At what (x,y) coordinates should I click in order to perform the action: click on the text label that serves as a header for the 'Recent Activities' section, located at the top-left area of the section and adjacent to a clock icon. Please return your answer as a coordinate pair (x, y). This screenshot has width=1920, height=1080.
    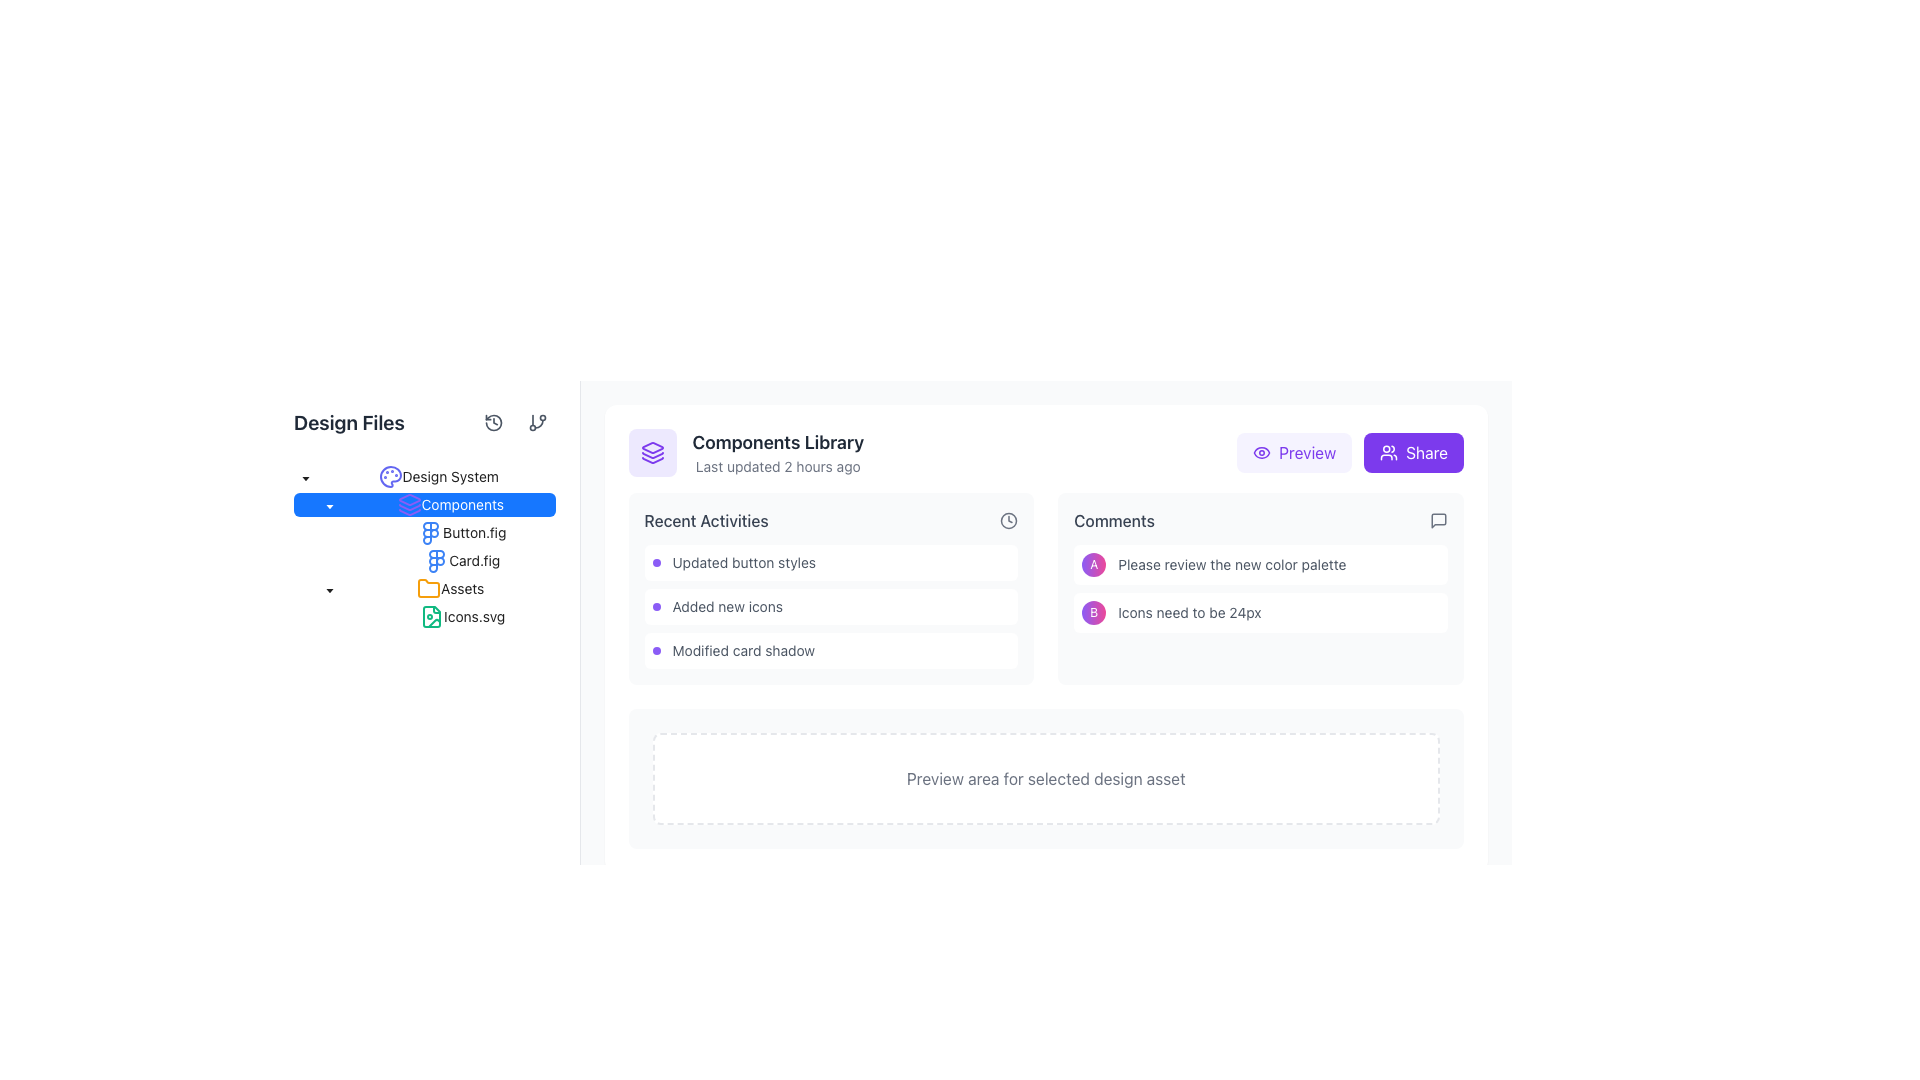
    Looking at the image, I should click on (706, 519).